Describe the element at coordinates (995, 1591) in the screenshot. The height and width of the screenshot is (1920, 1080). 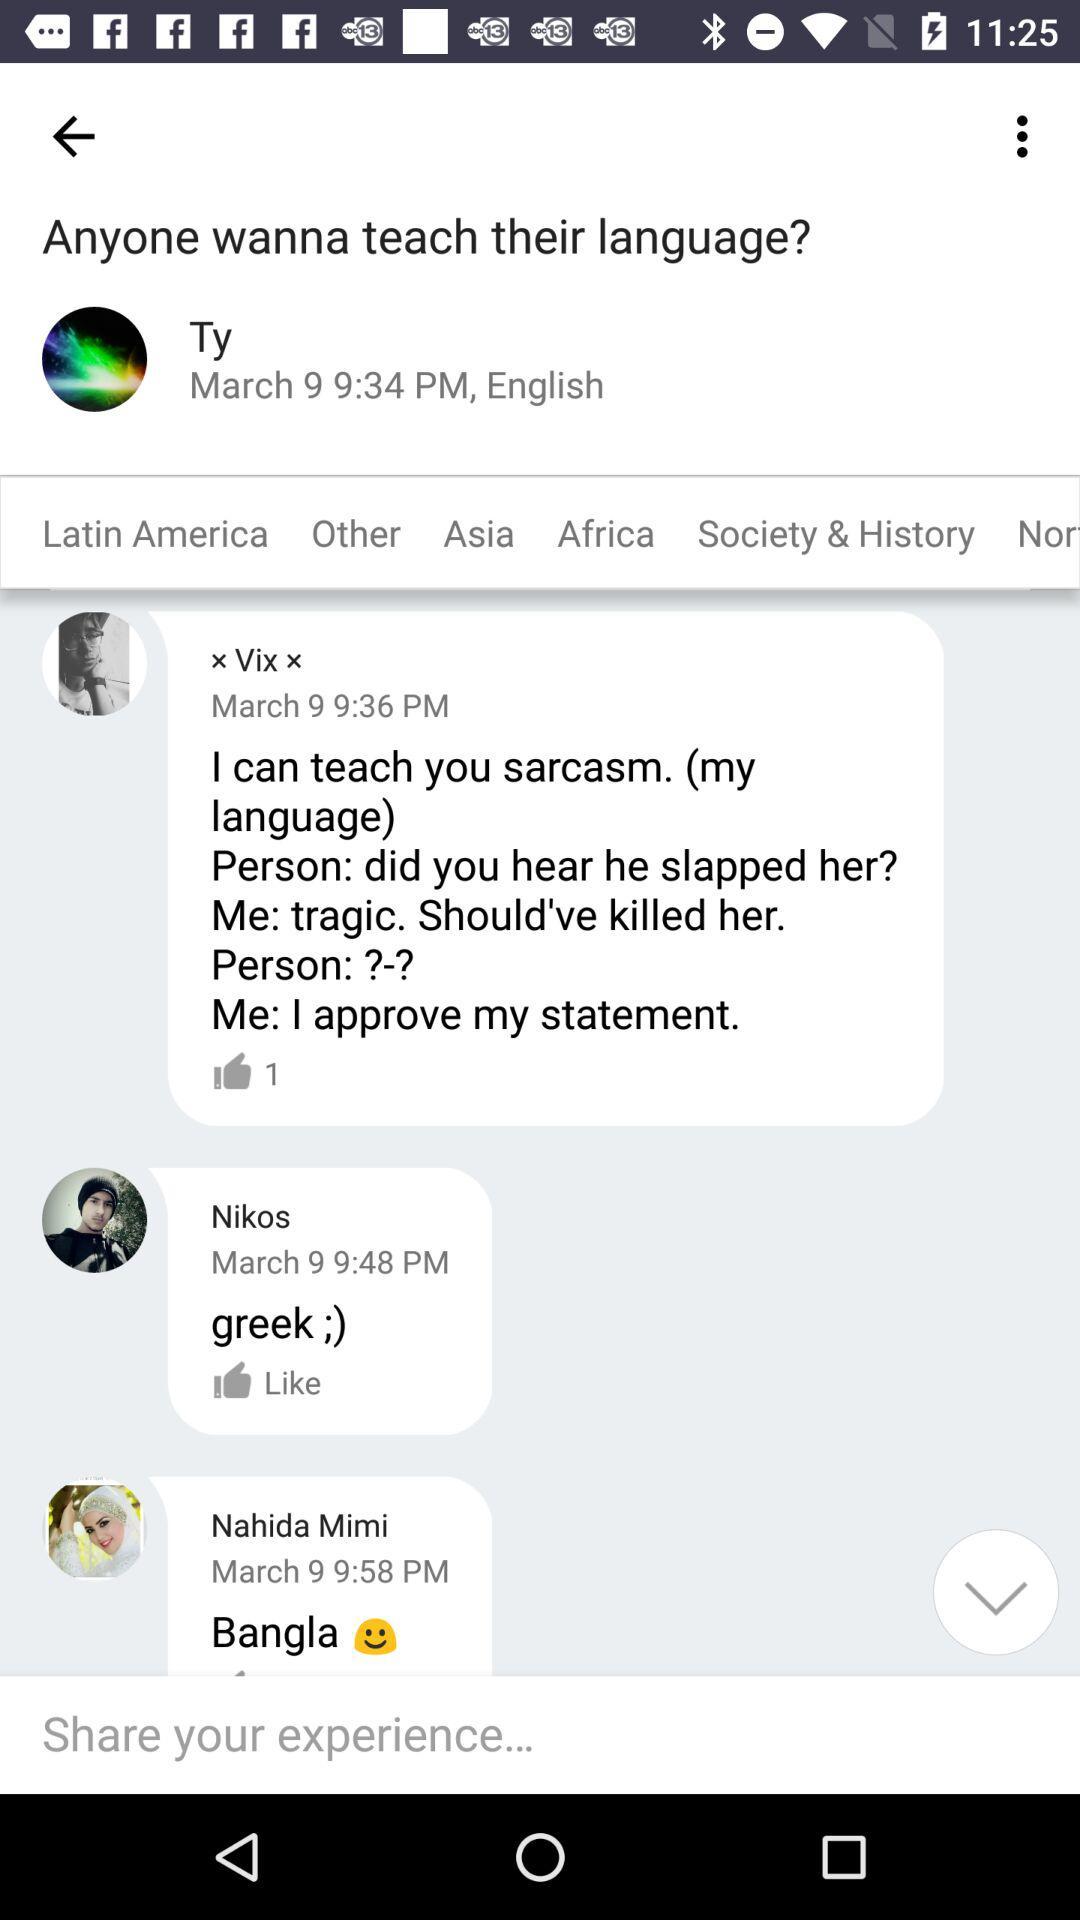
I see `a button for scrolling down the screen` at that location.